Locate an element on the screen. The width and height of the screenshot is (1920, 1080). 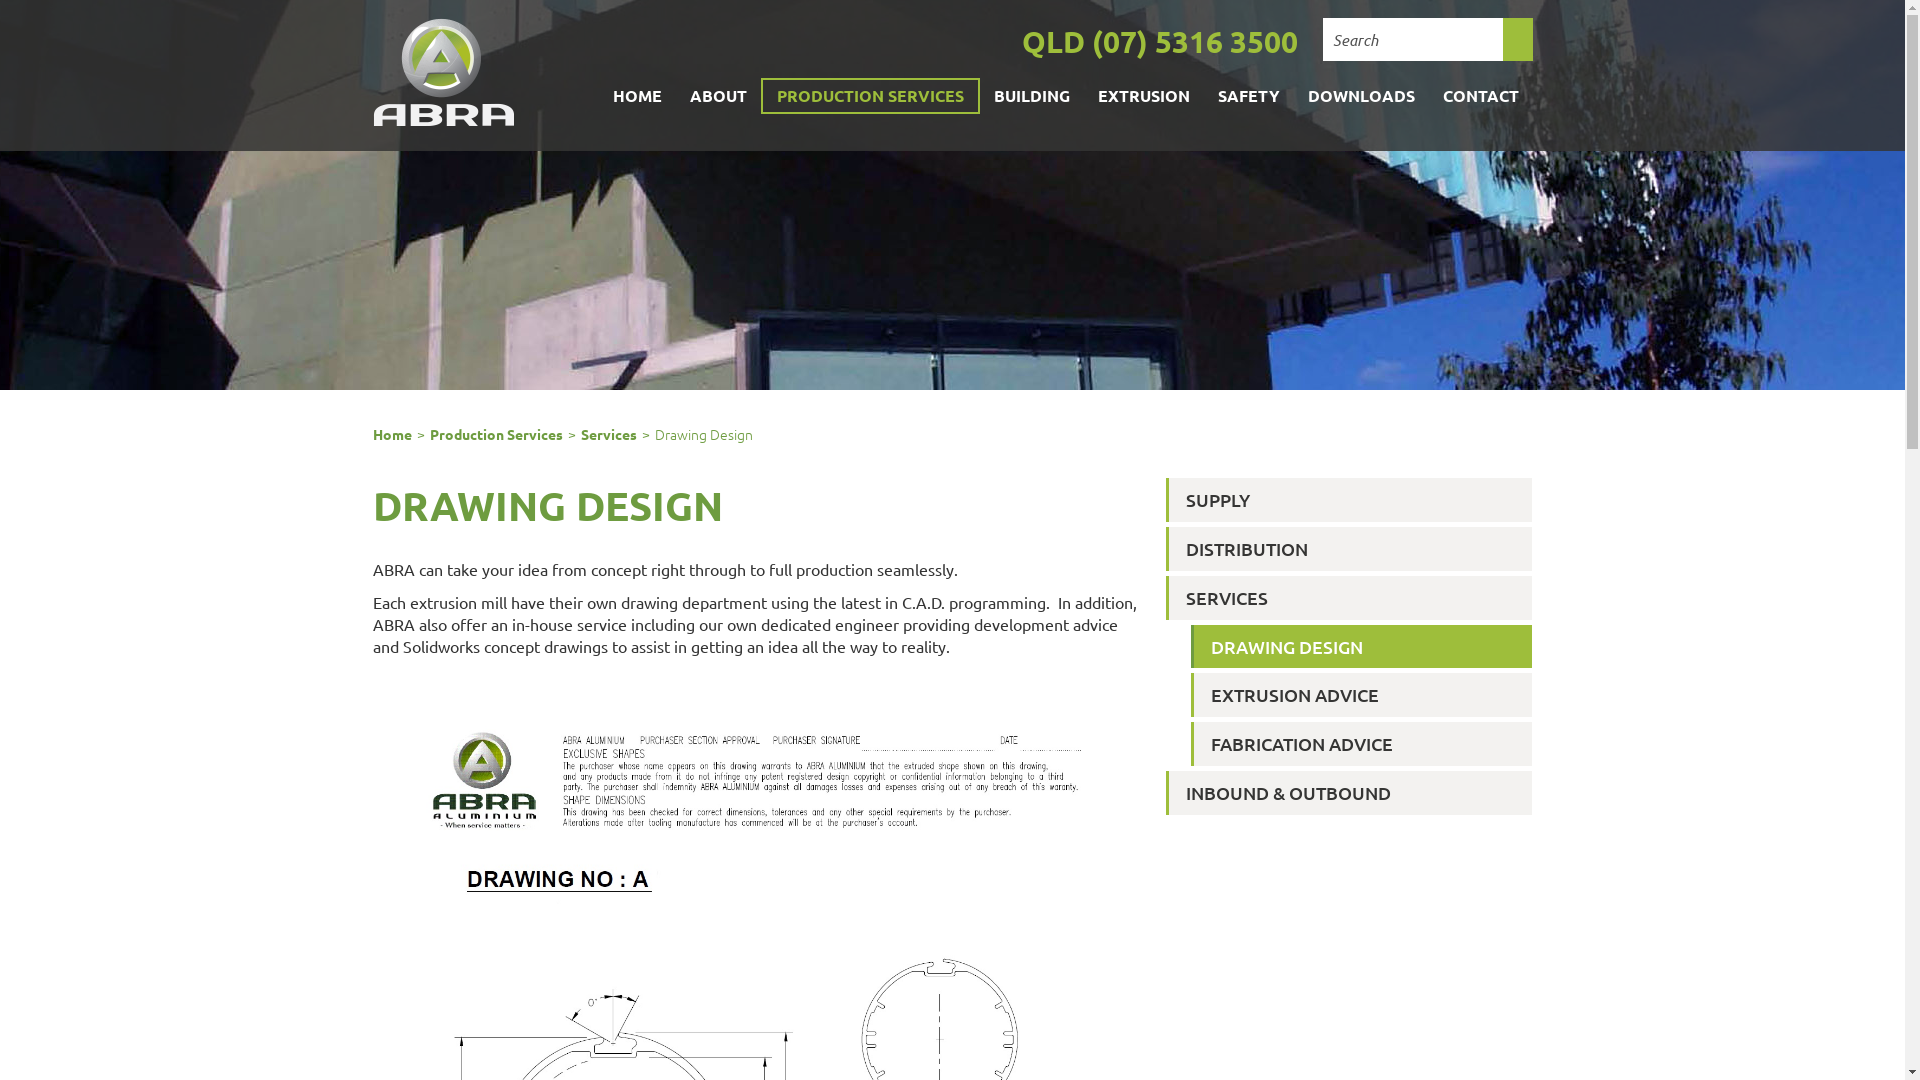
'DRAWING DESIGN' is located at coordinates (1361, 647).